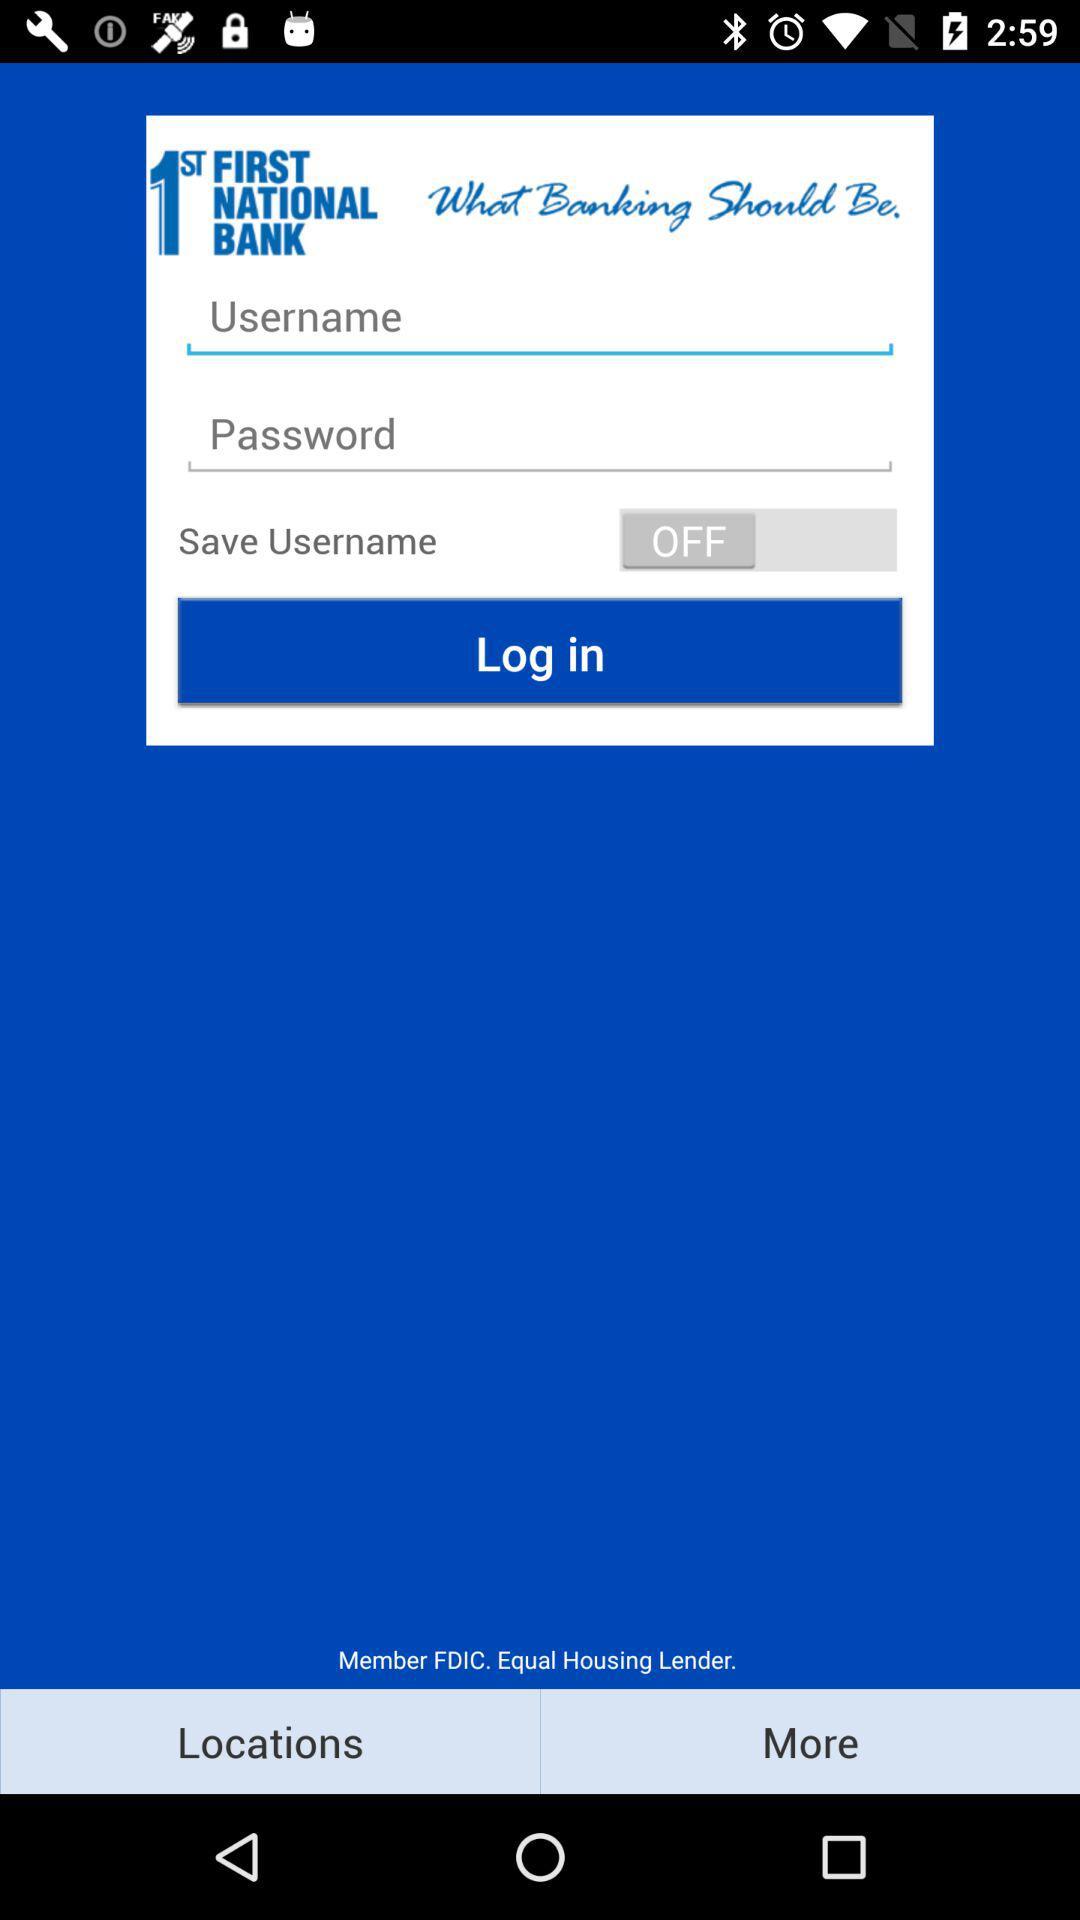  I want to click on icon at the bottom right corner, so click(810, 1740).